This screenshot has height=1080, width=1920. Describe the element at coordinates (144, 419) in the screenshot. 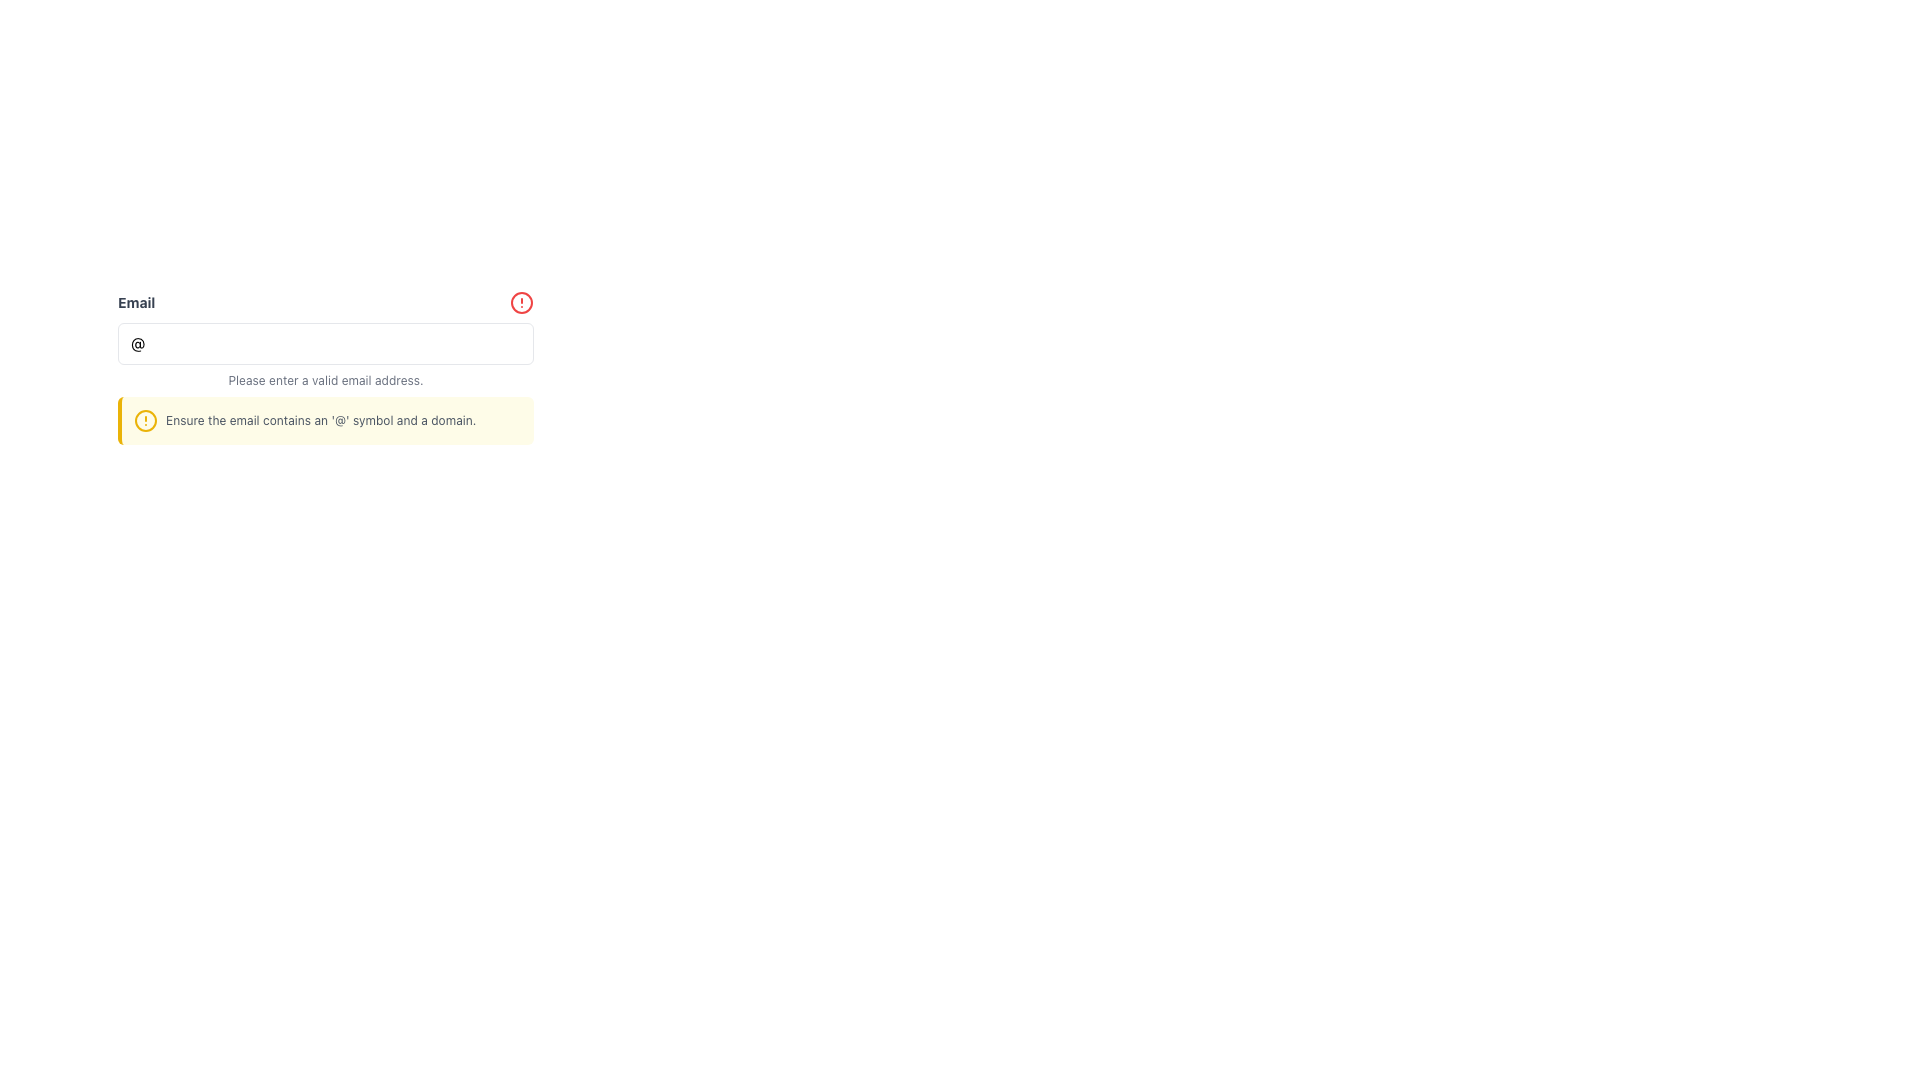

I see `the SVG circle graphic that is part of the notification icon located near the input field labeled 'Email'` at that location.